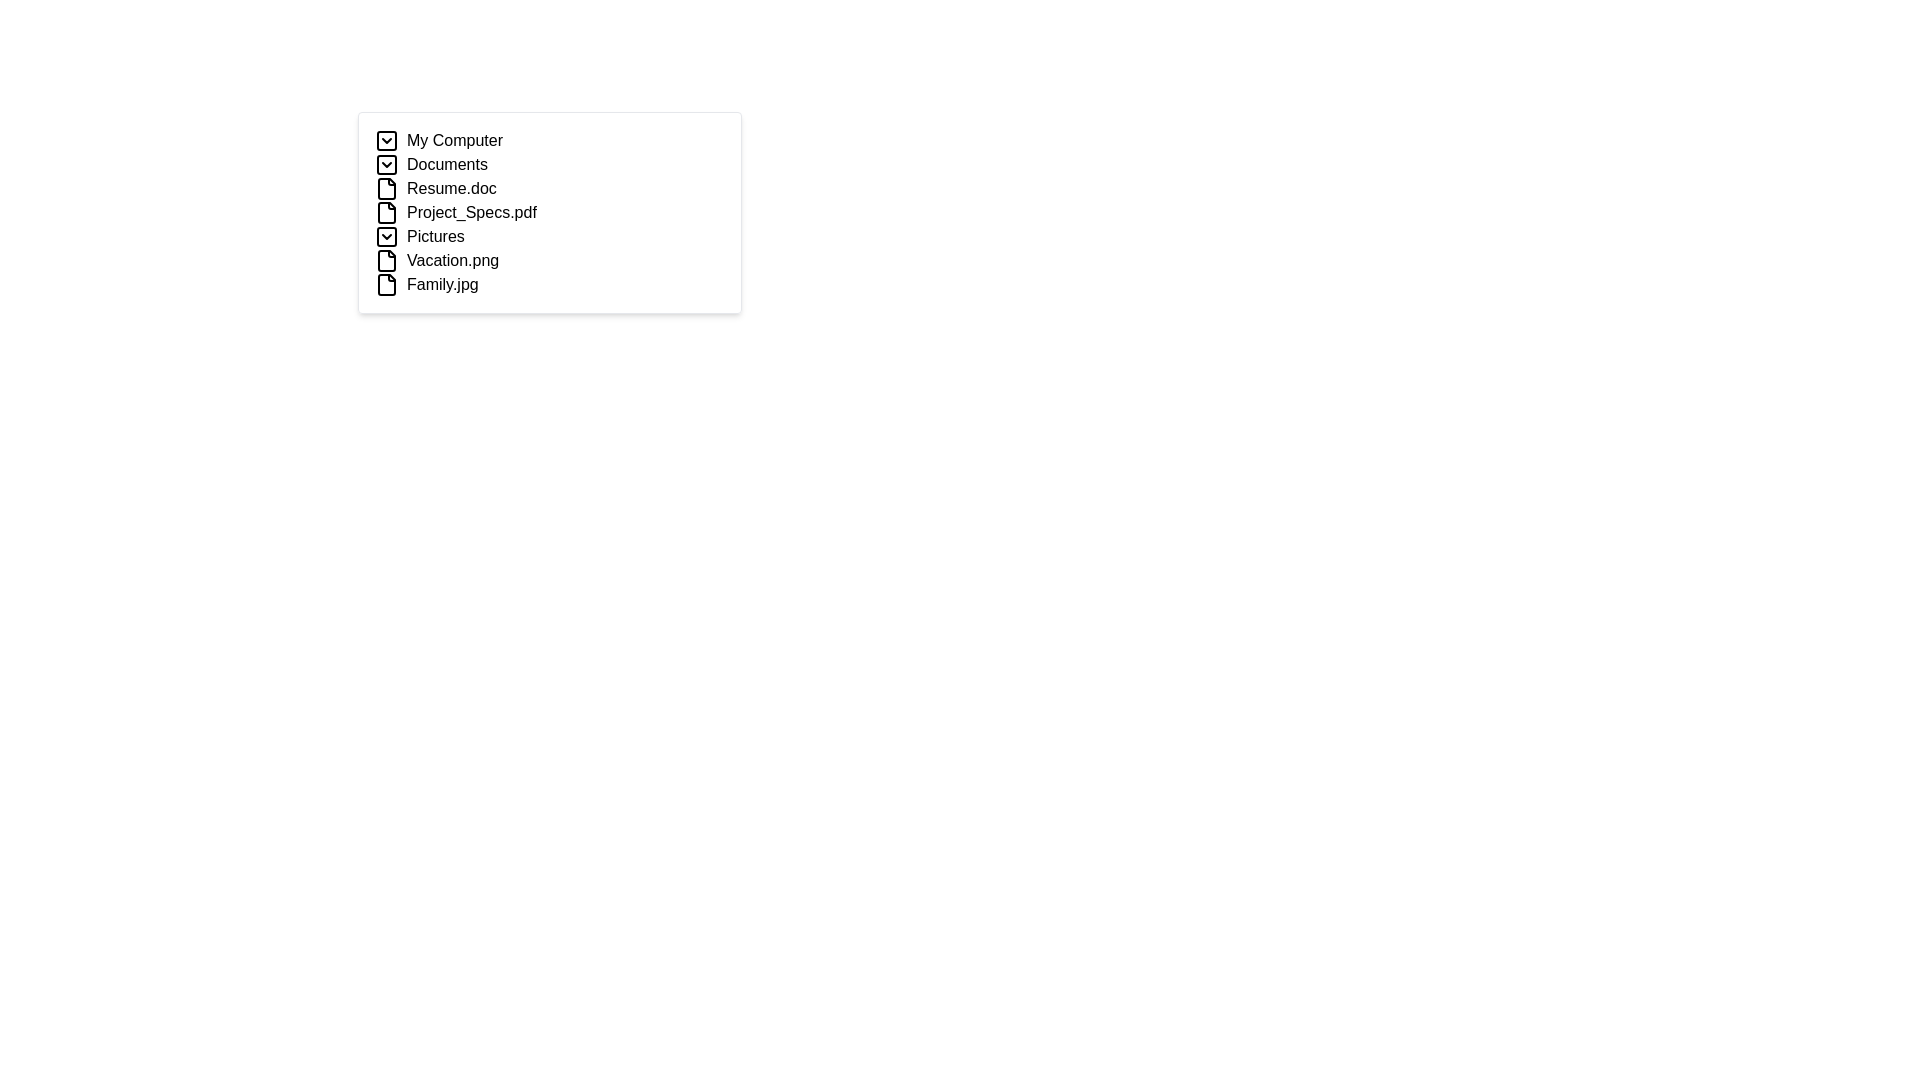  Describe the element at coordinates (550, 164) in the screenshot. I see `the 'Documents' category element, which is the second item in the vertical list of categories` at that location.